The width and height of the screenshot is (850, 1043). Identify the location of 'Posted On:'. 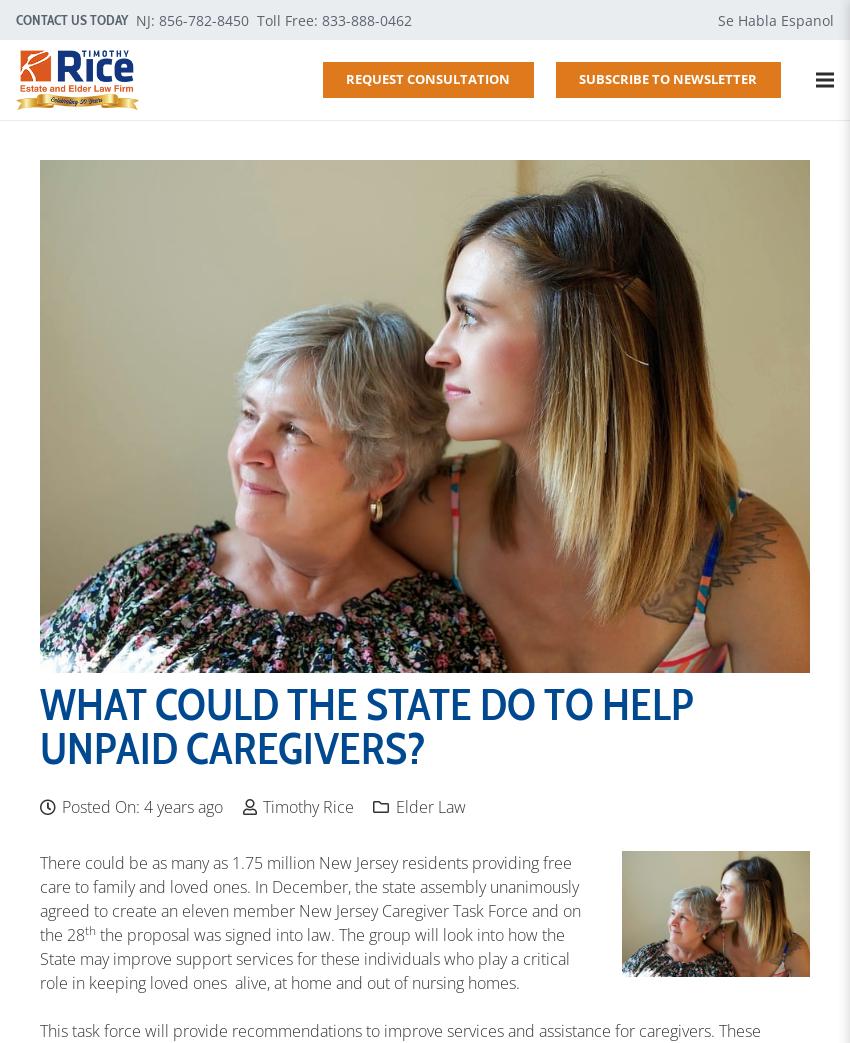
(102, 805).